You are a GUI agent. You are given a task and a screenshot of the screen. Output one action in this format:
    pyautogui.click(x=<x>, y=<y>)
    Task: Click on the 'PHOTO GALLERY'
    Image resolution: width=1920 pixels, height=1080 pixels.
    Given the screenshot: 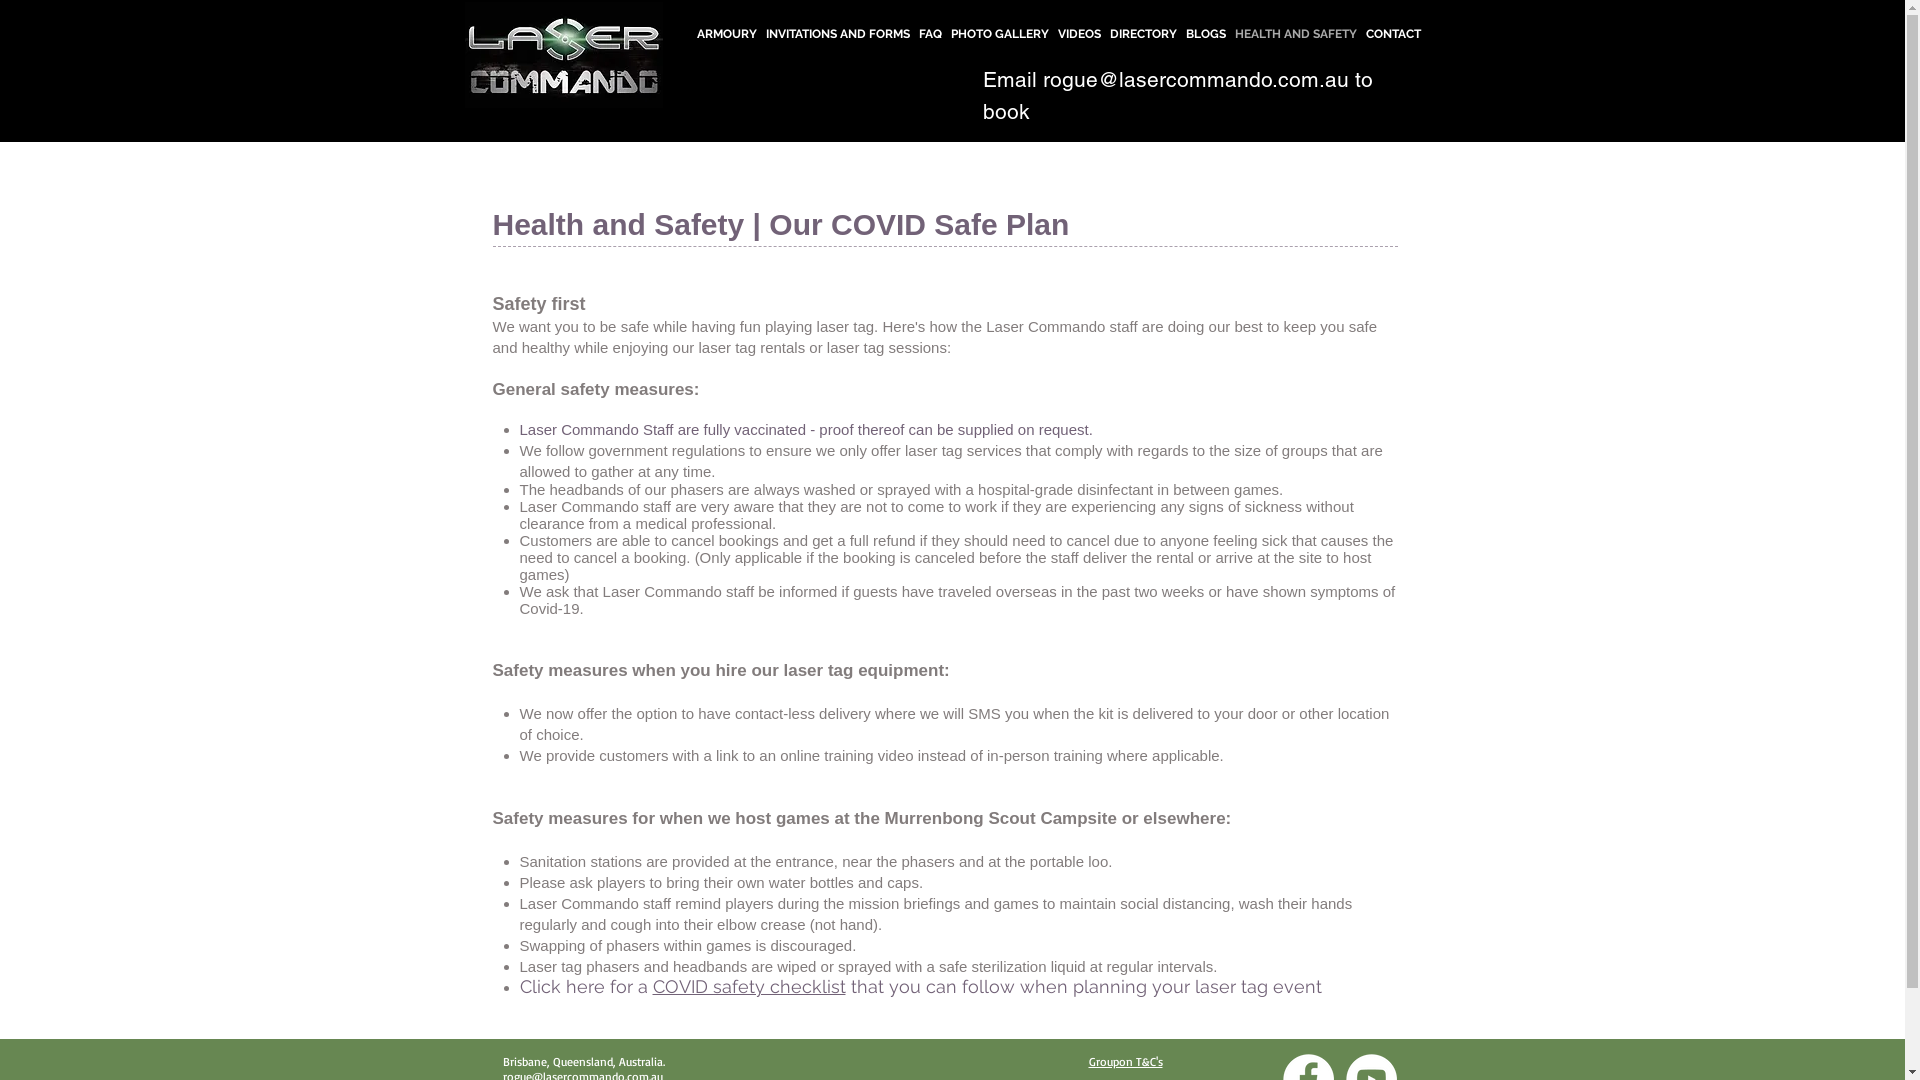 What is the action you would take?
    pyautogui.click(x=999, y=34)
    